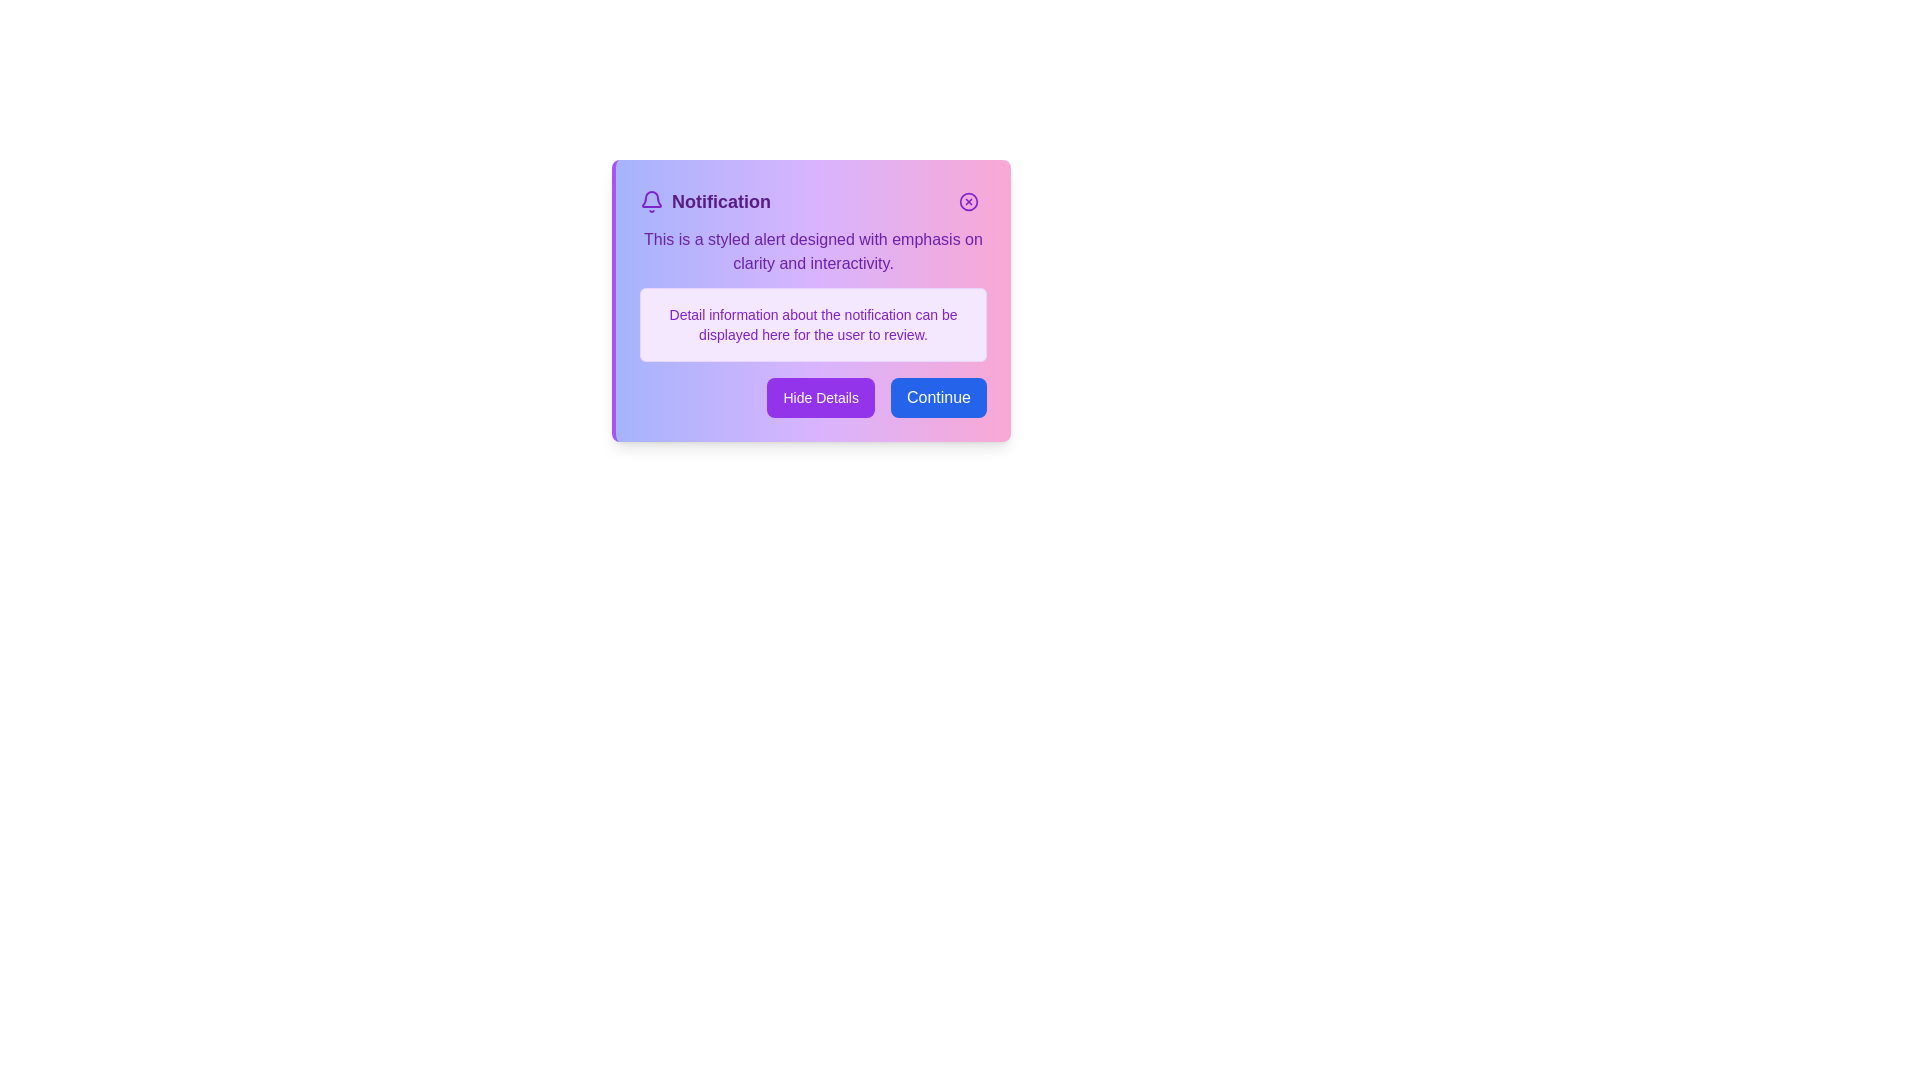 This screenshot has height=1080, width=1920. Describe the element at coordinates (969, 201) in the screenshot. I see `the close button to dismiss the notification` at that location.